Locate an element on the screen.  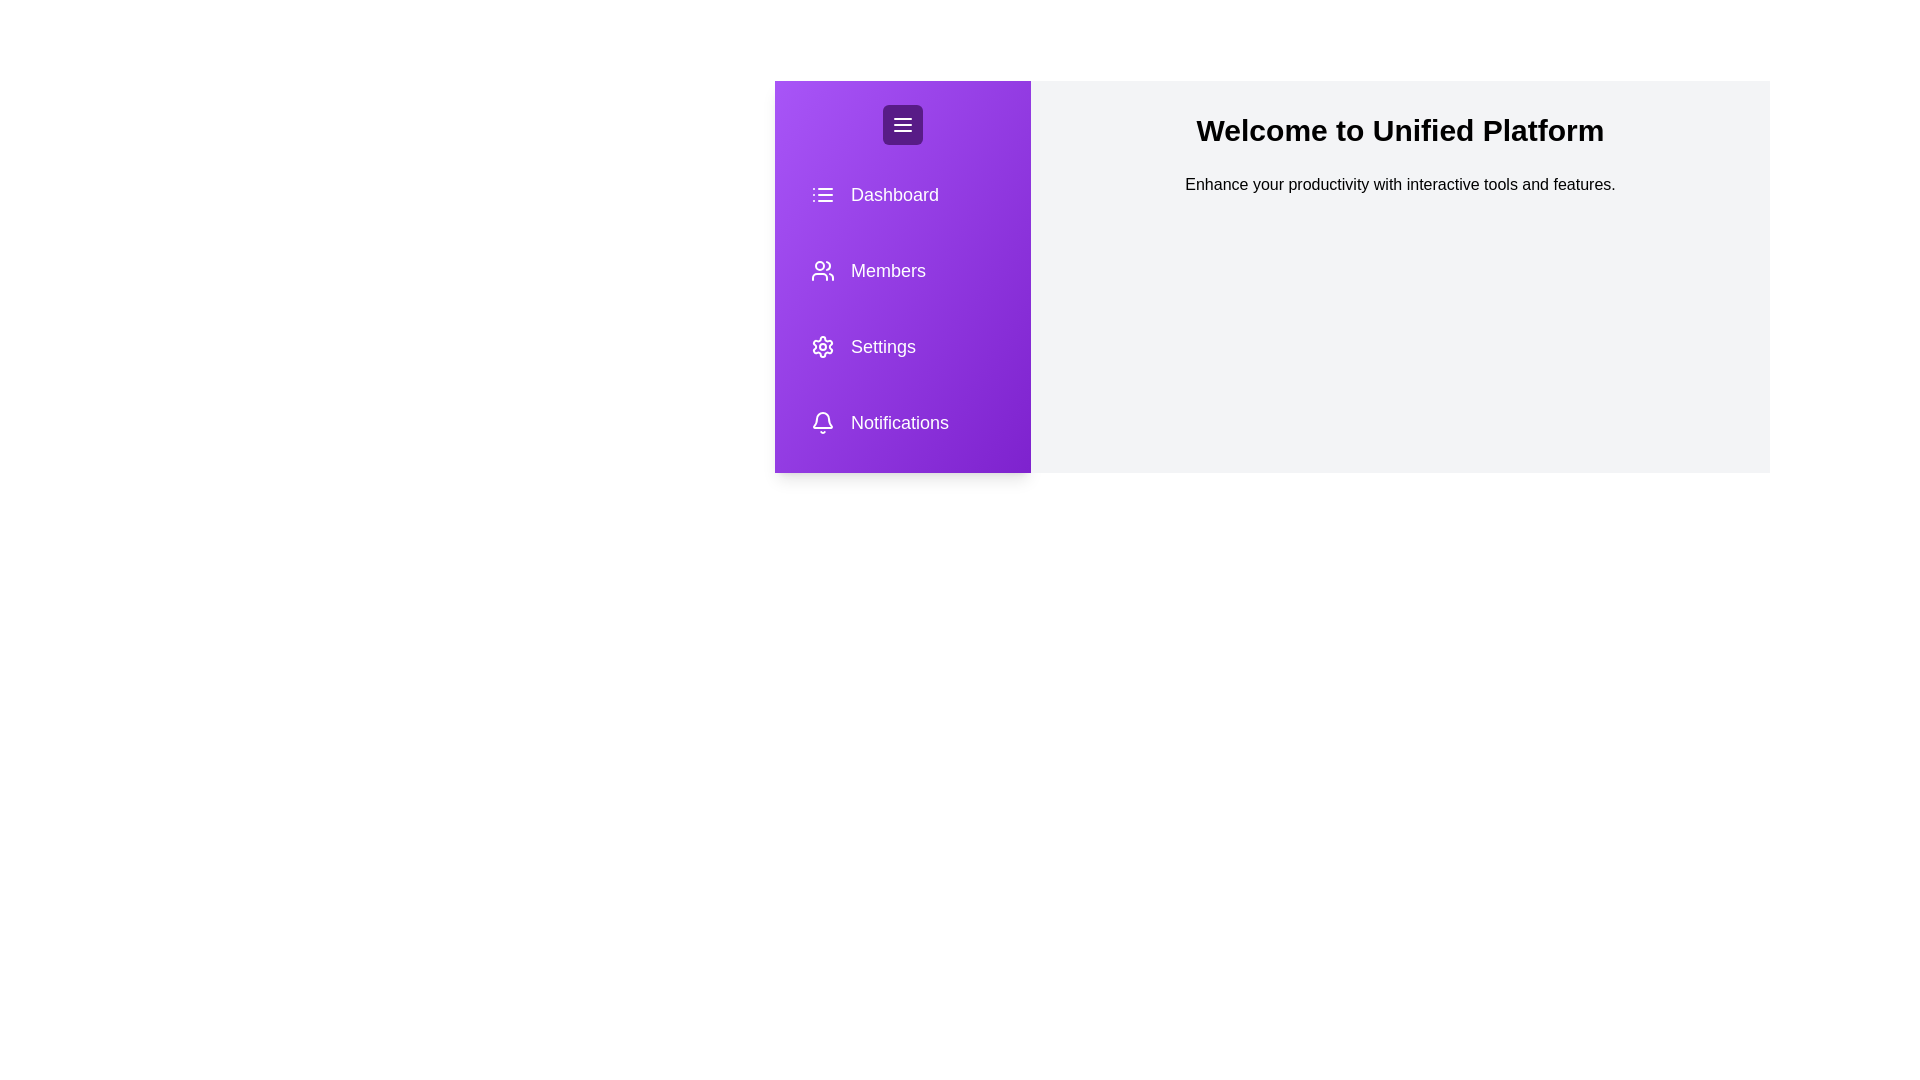
the text in the main content area to select it is located at coordinates (1399, 185).